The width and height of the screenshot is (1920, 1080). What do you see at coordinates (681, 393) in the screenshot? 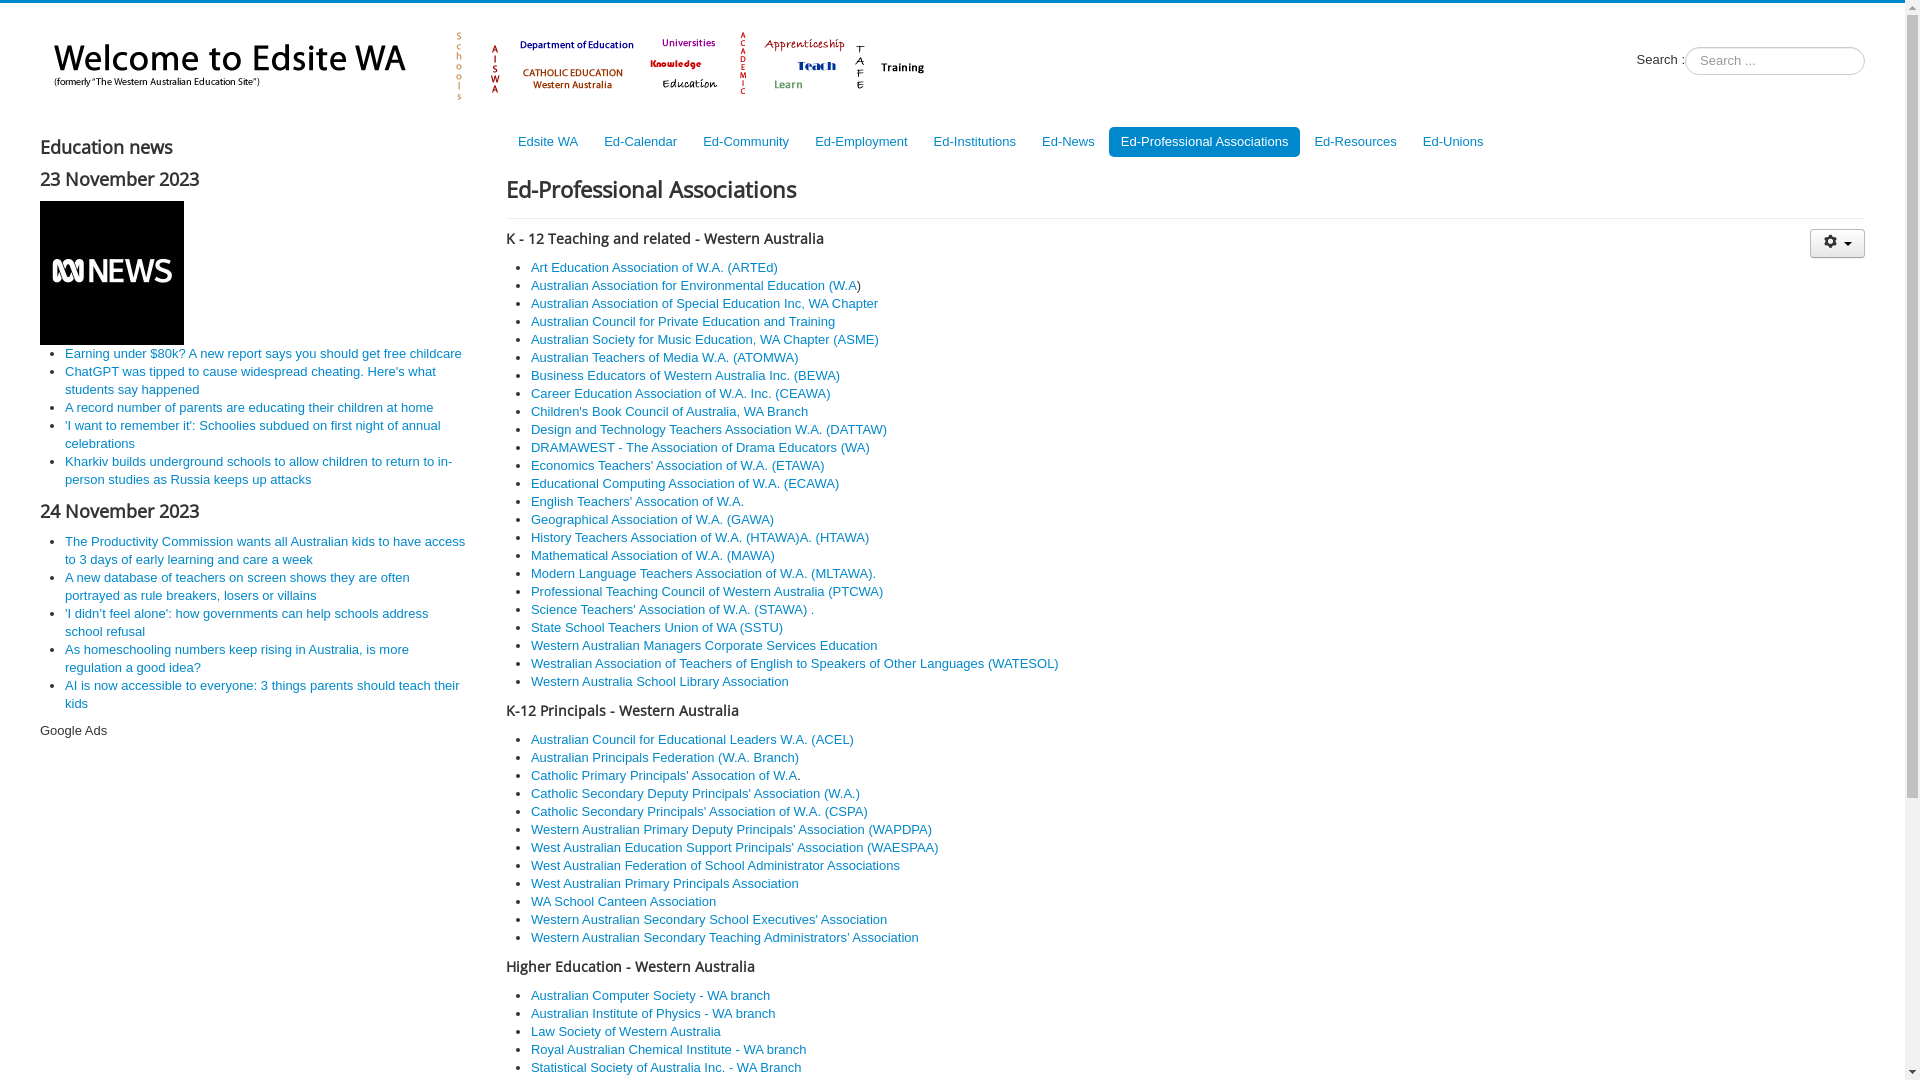
I see `'Career Education Association of W.A. Inc. (CEAWA)'` at bounding box center [681, 393].